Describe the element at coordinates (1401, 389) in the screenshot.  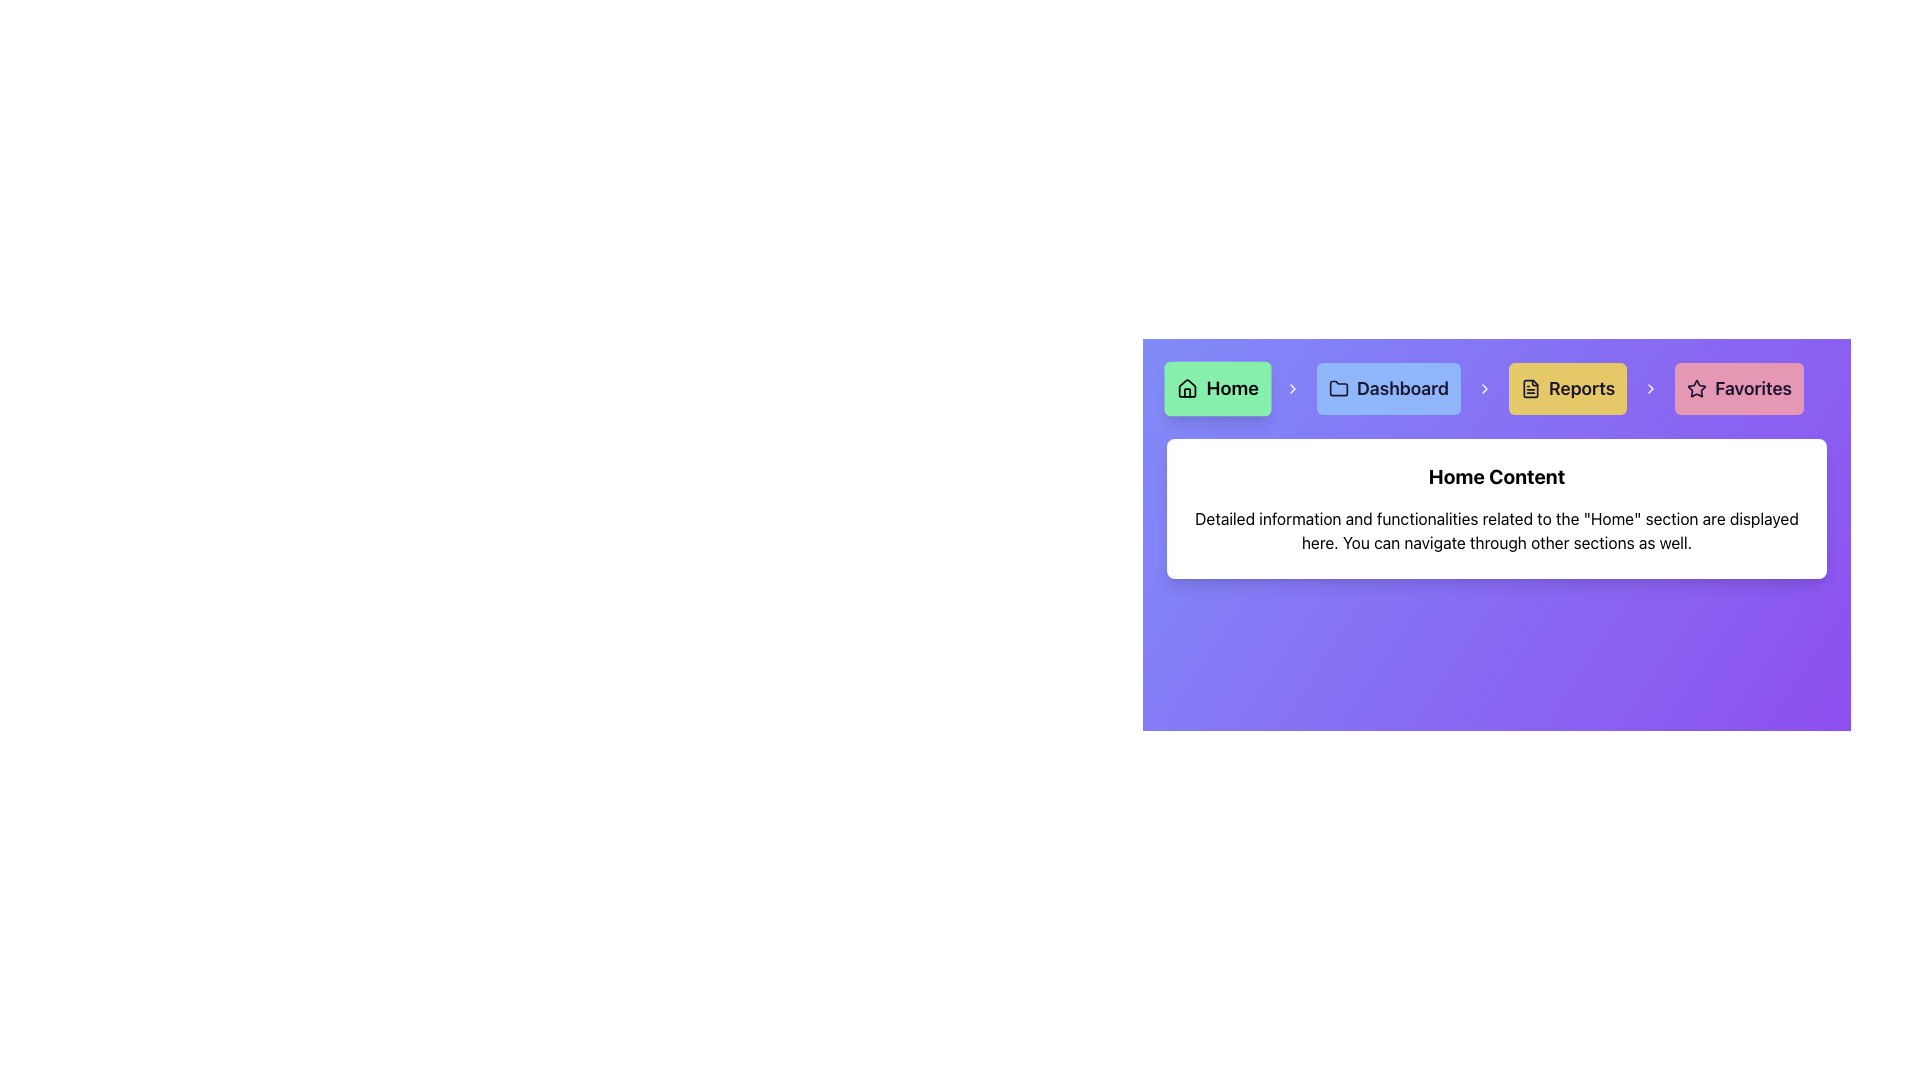
I see `the 'Dashboard' navigation item text label, which is the second item in the navigation options, located between the 'Home' and 'Reports' options` at that location.